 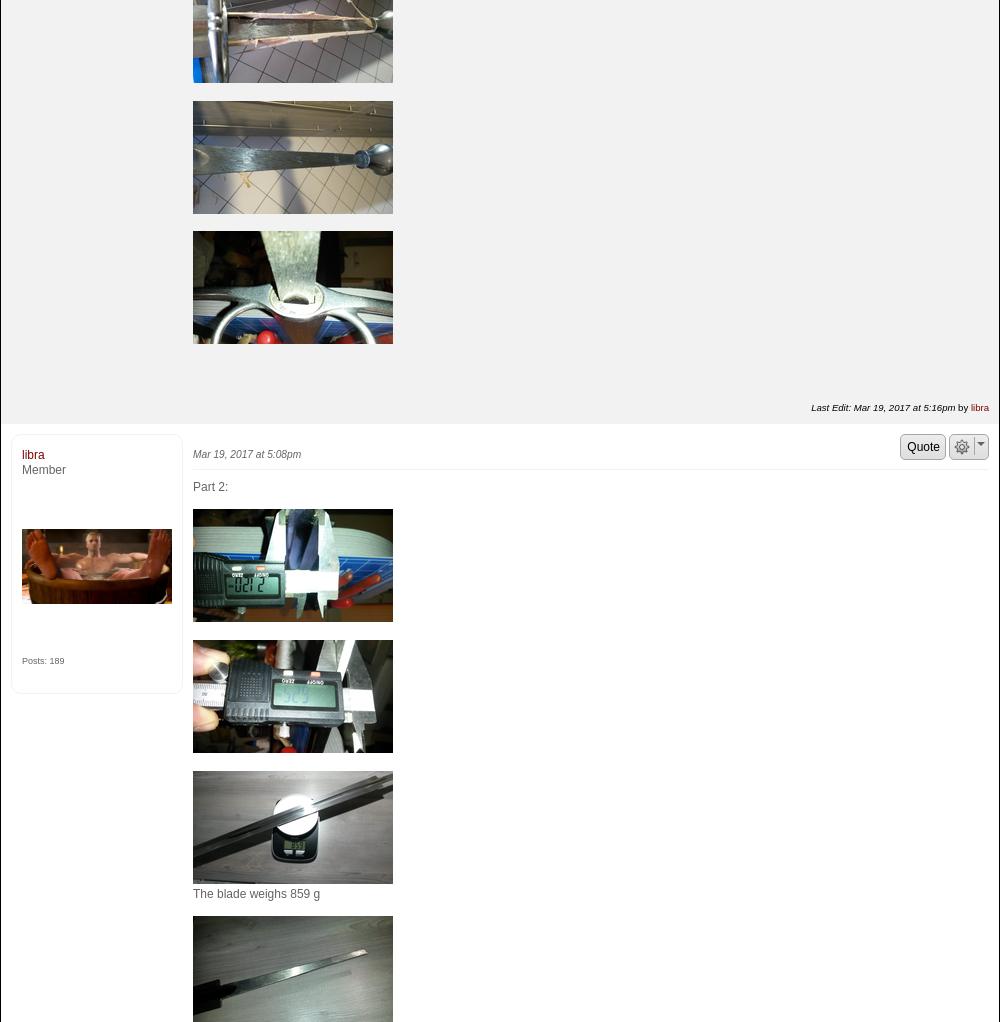 I want to click on 'Member', so click(x=43, y=467).